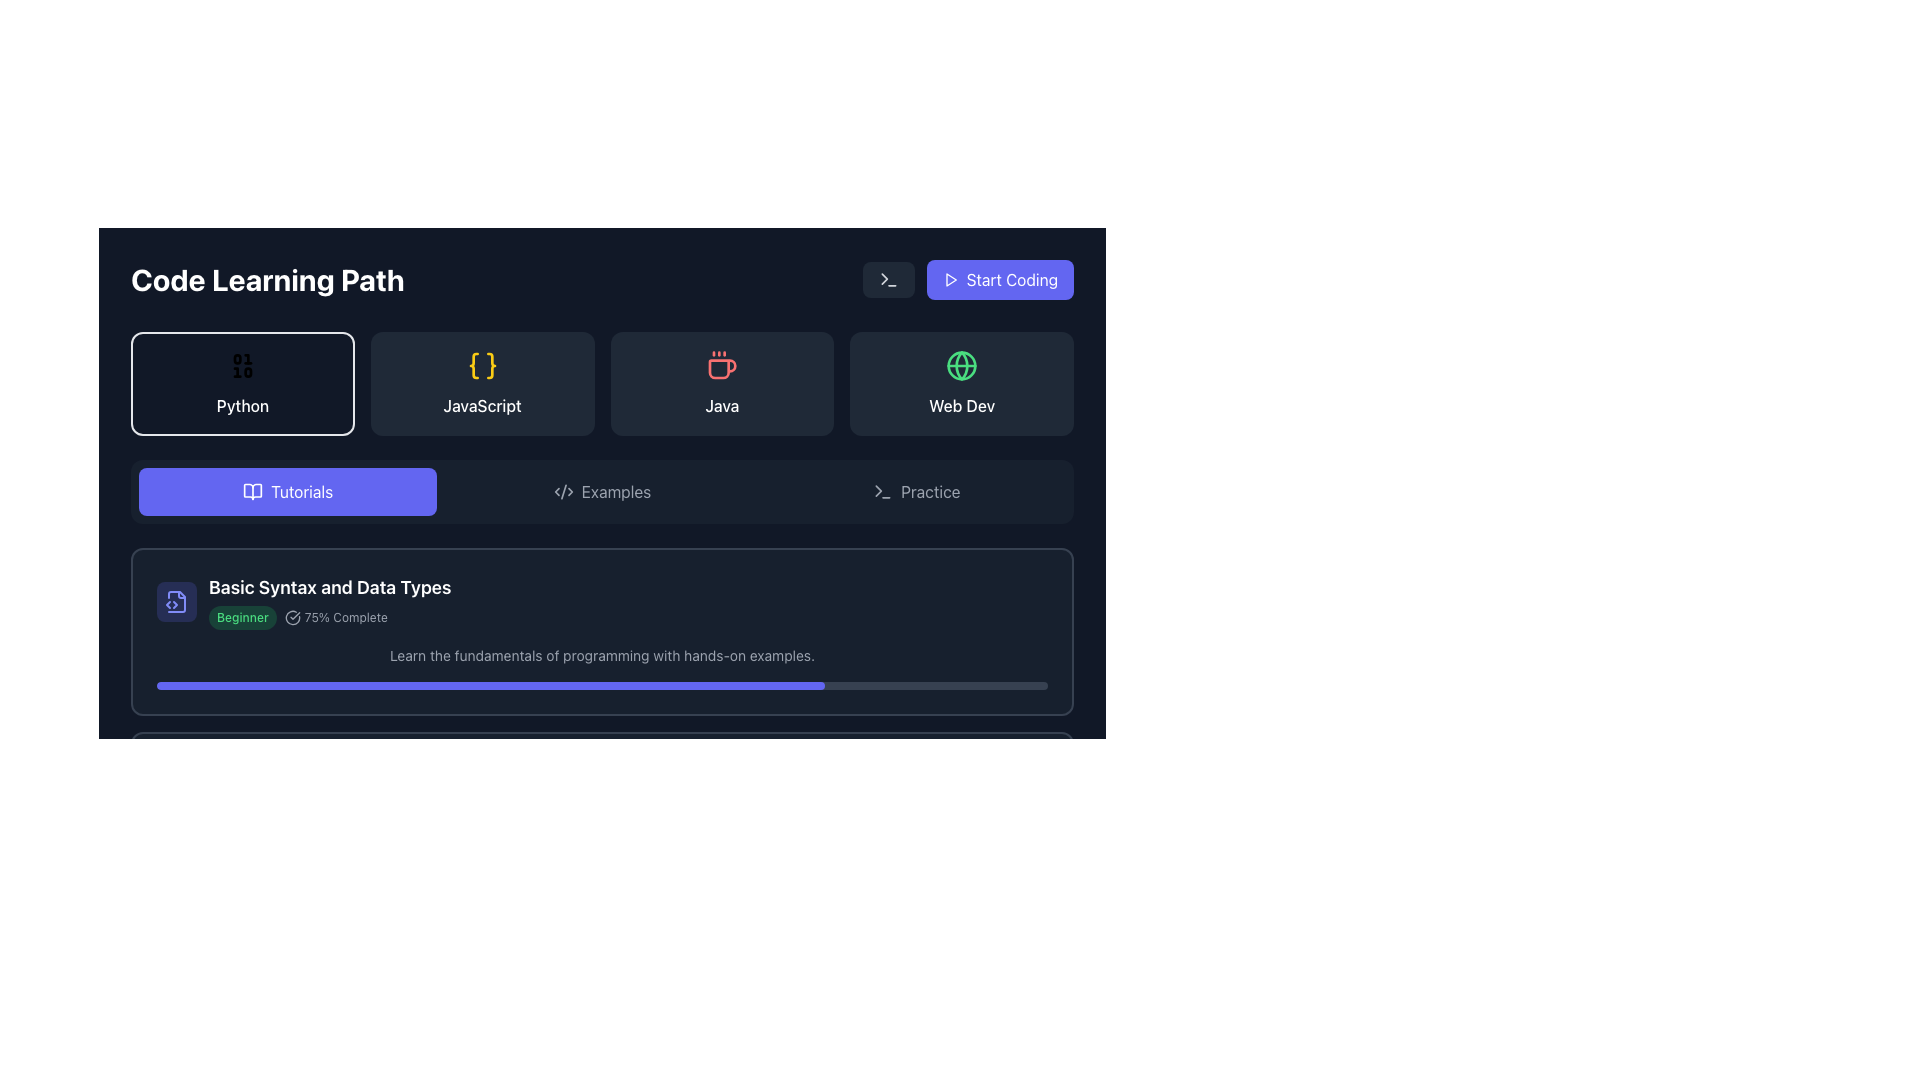  I want to click on the progress value of the thin horizontal progress bar located at the bottom of the 'Basic Syntax and Data Types' card, which has a gray background and a blue filled section representing progress, so click(601, 685).